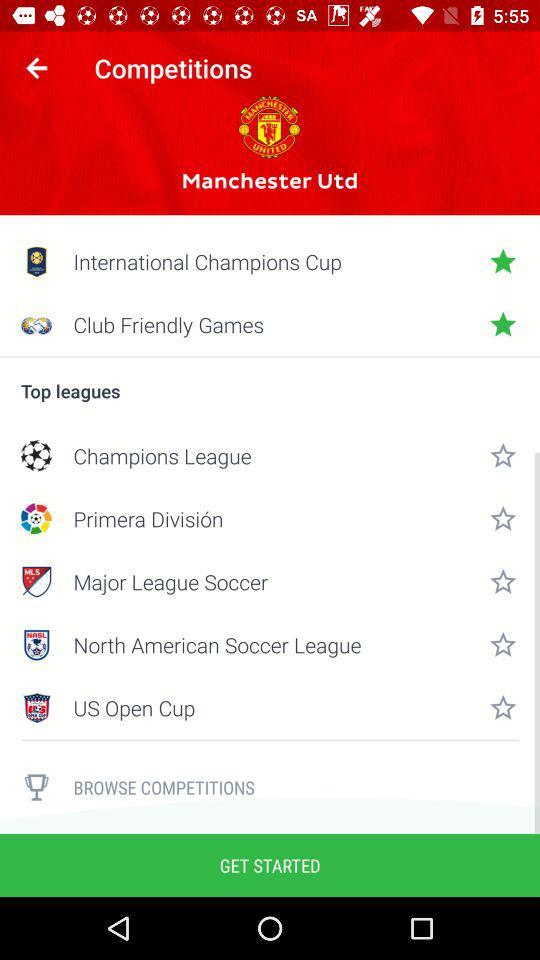  Describe the element at coordinates (270, 260) in the screenshot. I see `the item above the club friendly games` at that location.